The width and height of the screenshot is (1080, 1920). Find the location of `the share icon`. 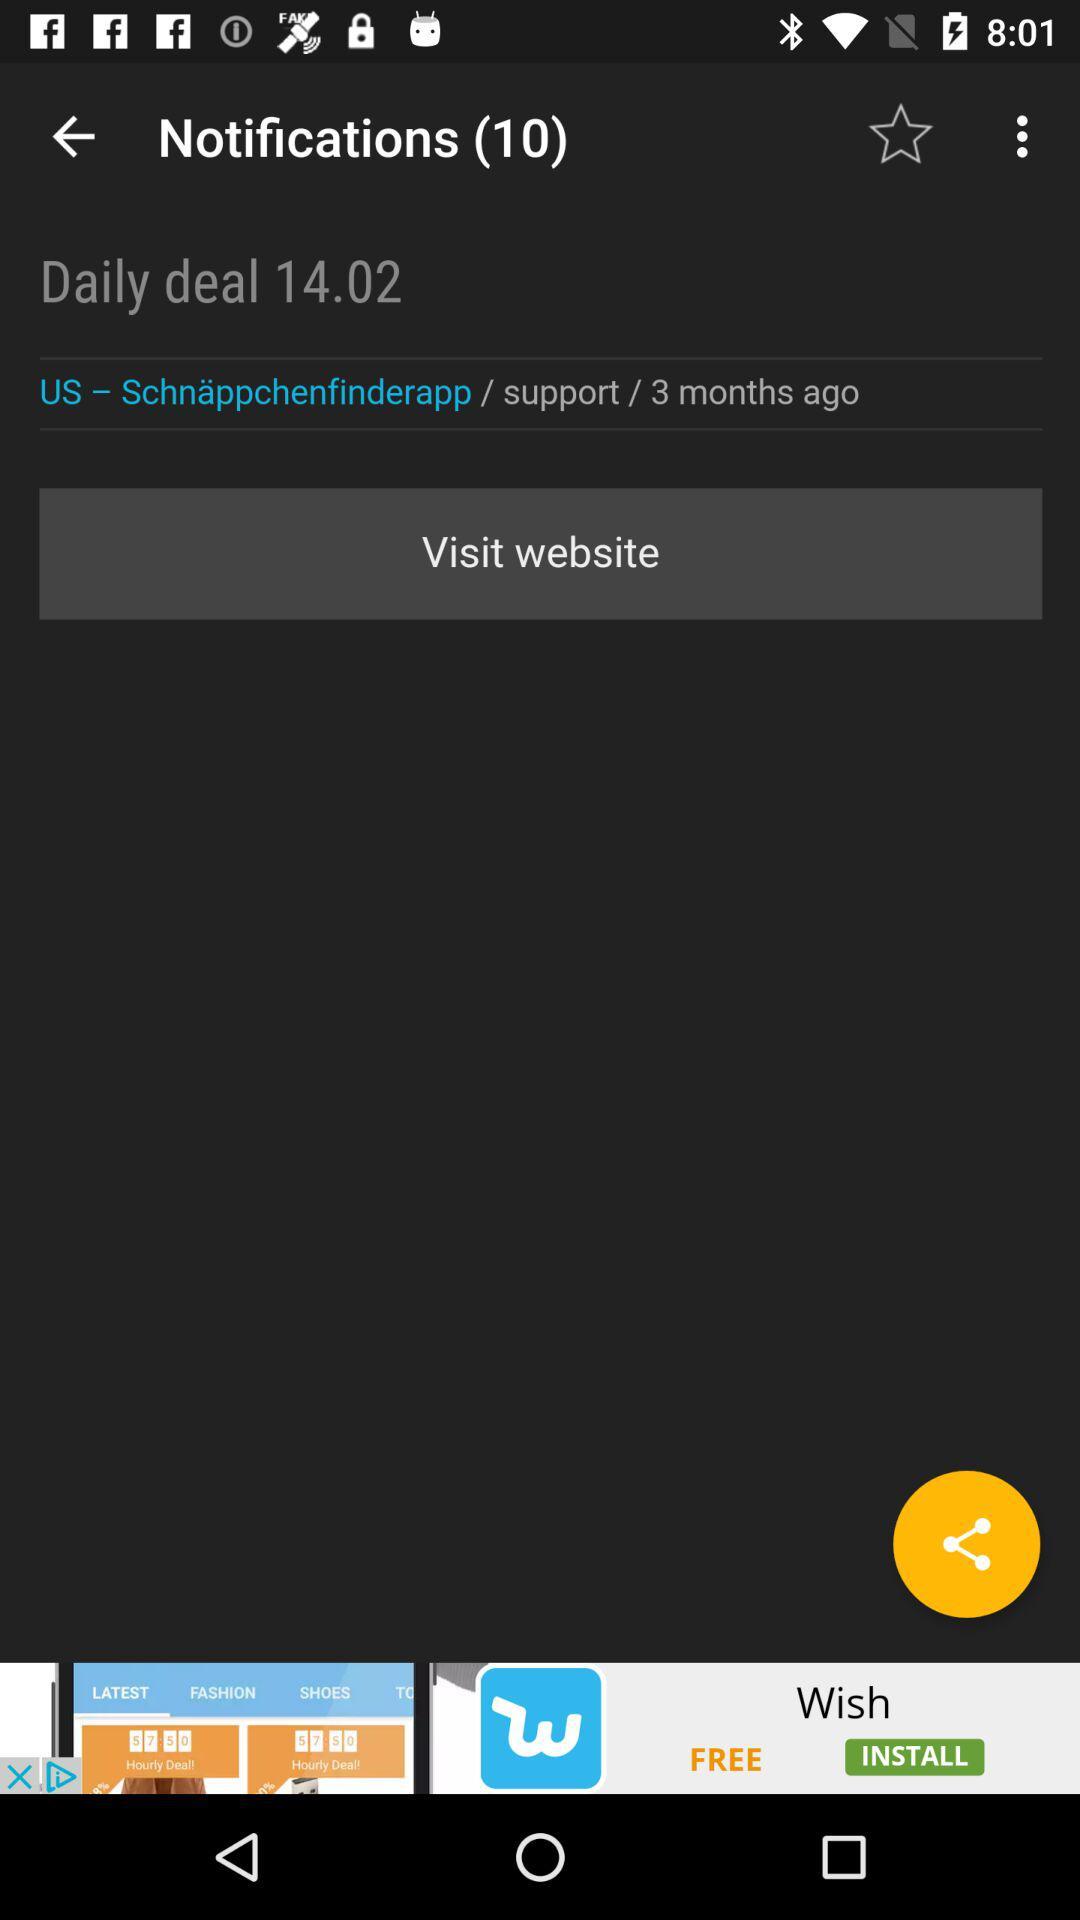

the share icon is located at coordinates (965, 1543).